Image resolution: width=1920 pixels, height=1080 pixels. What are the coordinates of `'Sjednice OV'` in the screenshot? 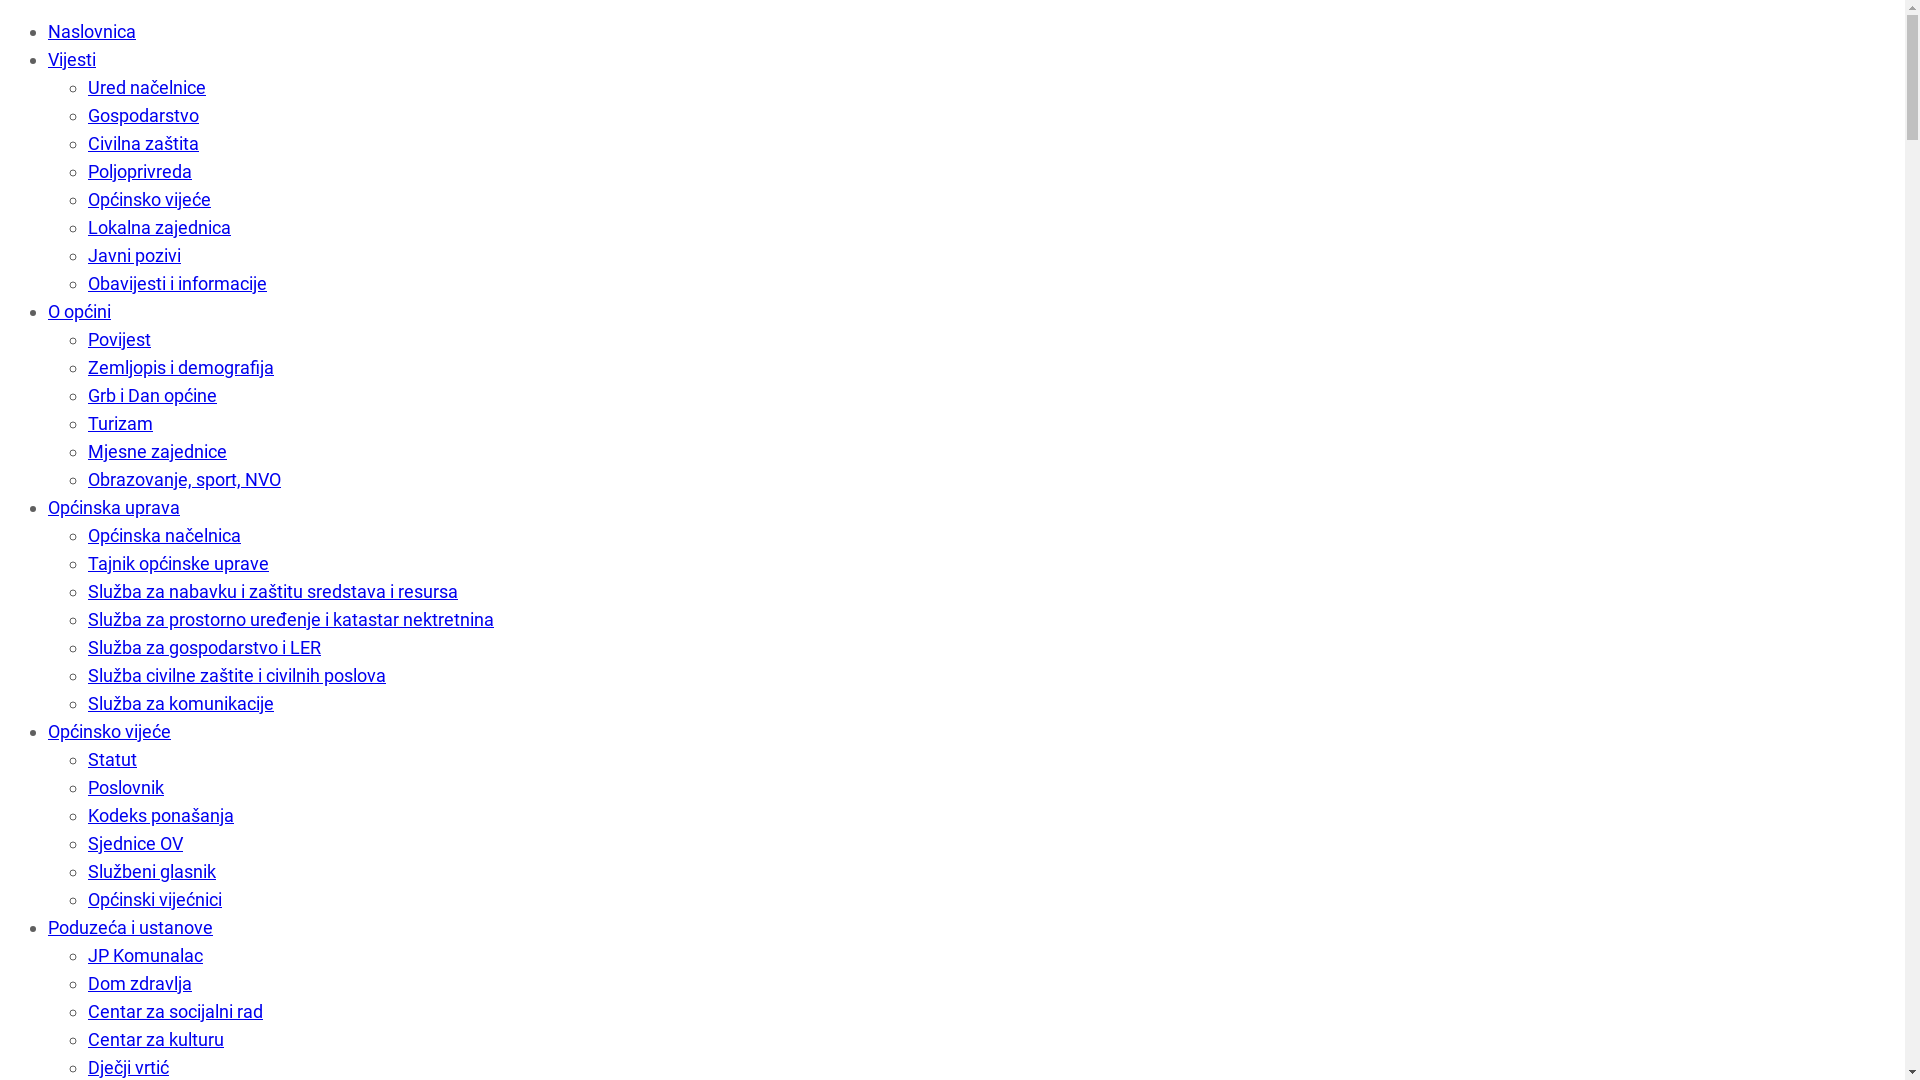 It's located at (134, 843).